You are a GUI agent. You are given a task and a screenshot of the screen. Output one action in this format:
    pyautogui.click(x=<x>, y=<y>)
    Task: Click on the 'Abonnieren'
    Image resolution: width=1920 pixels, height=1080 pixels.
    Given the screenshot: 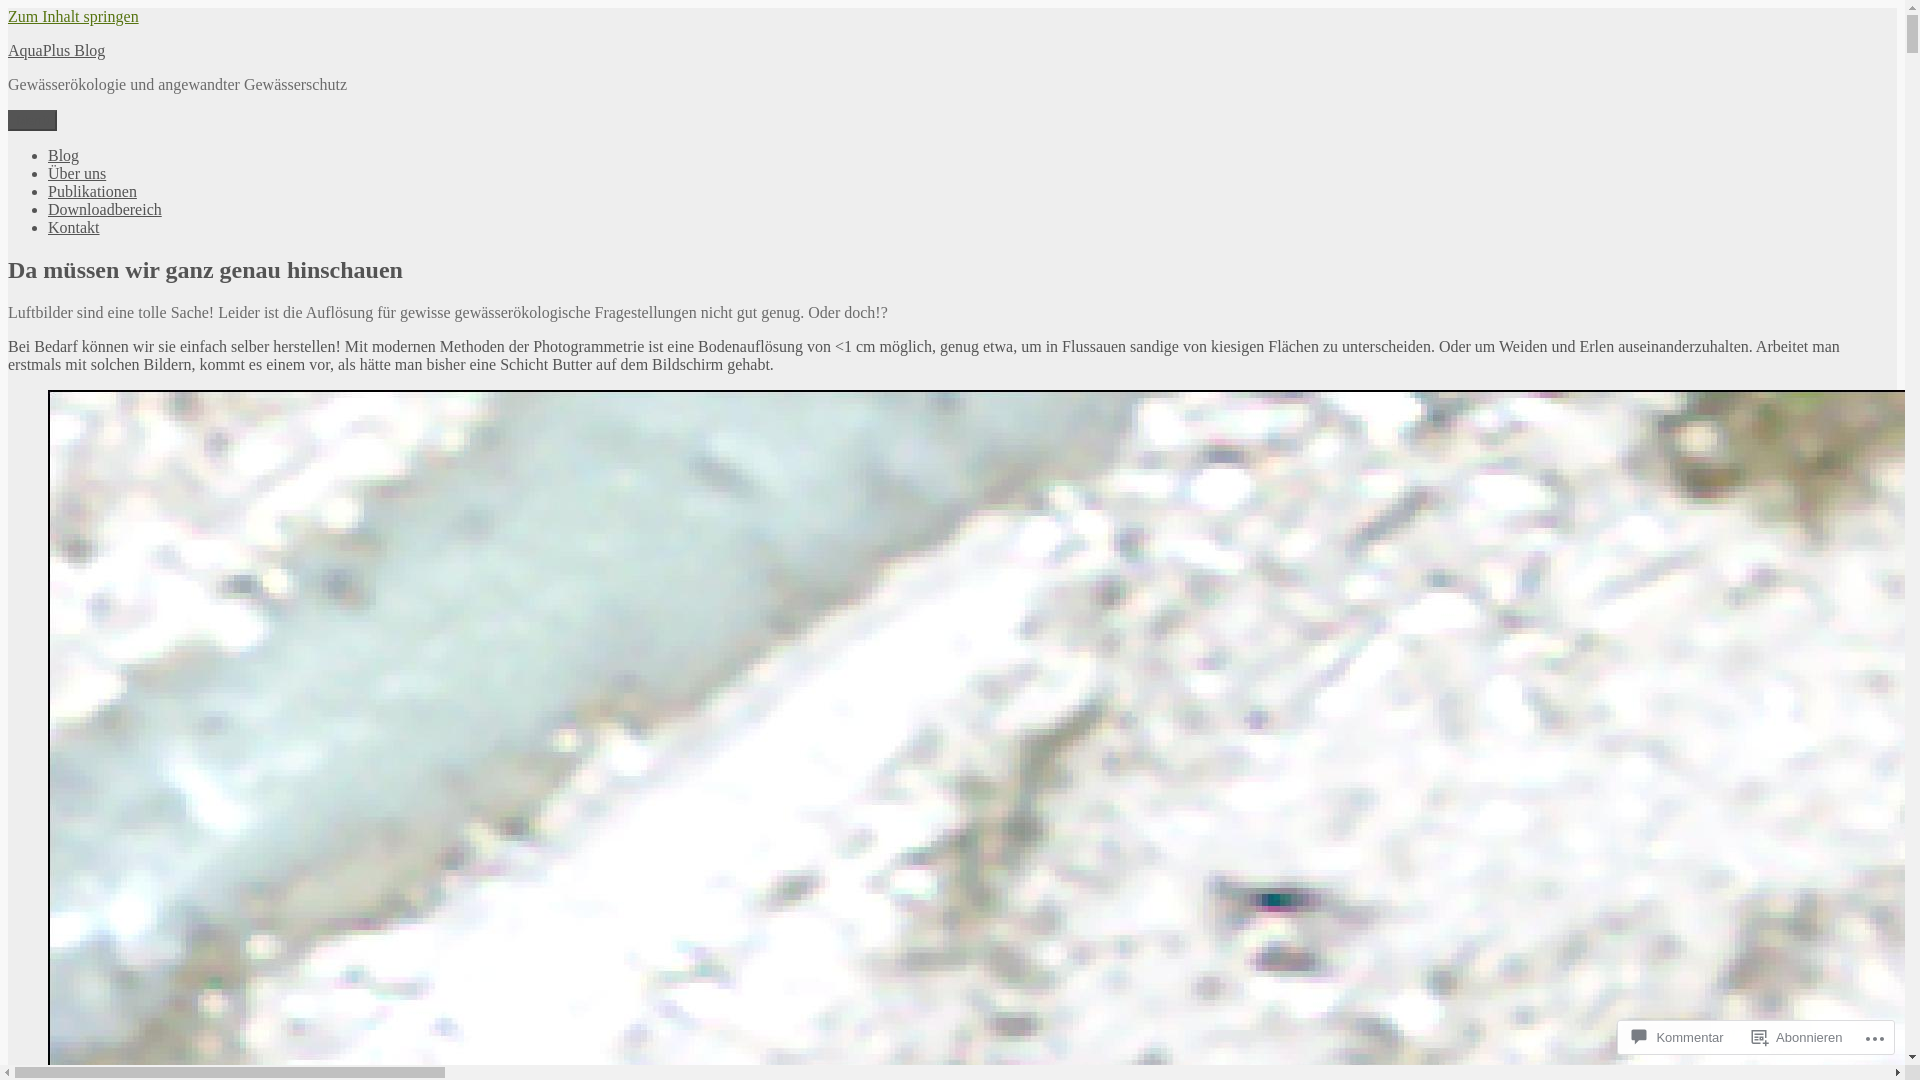 What is the action you would take?
    pyautogui.click(x=1797, y=1036)
    